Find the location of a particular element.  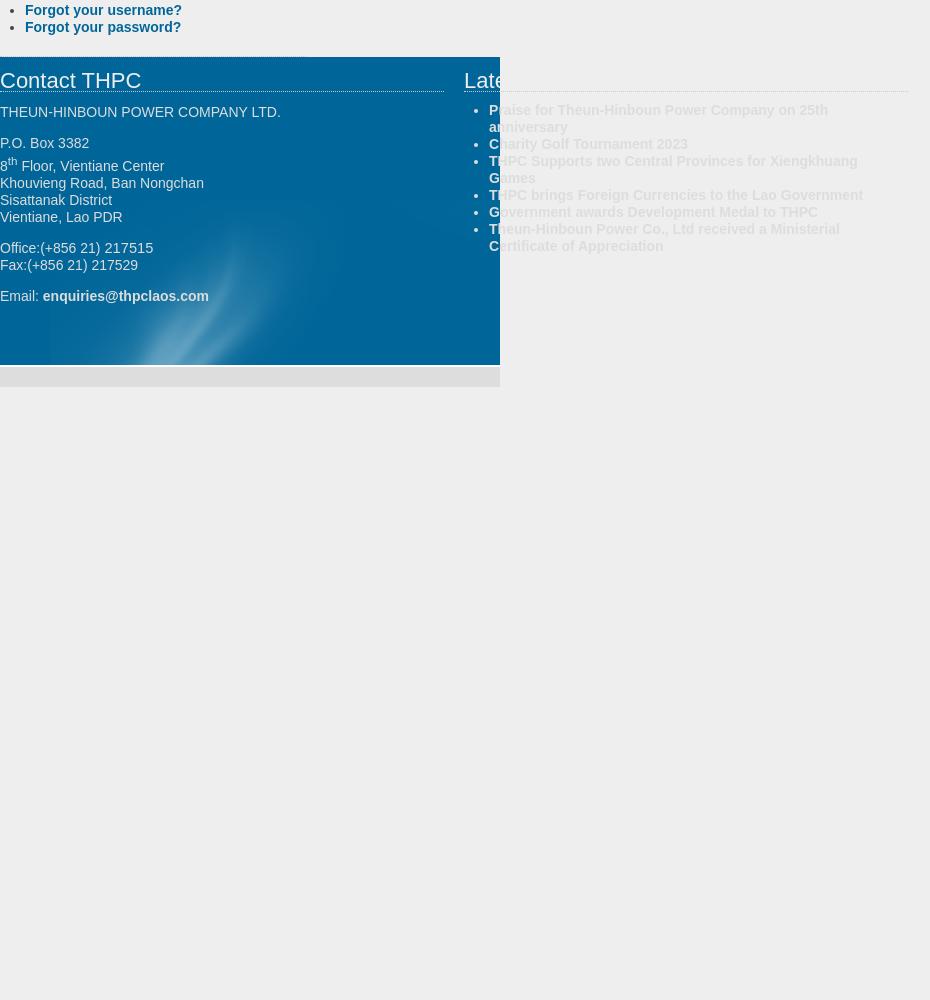

'8' is located at coordinates (2, 165).